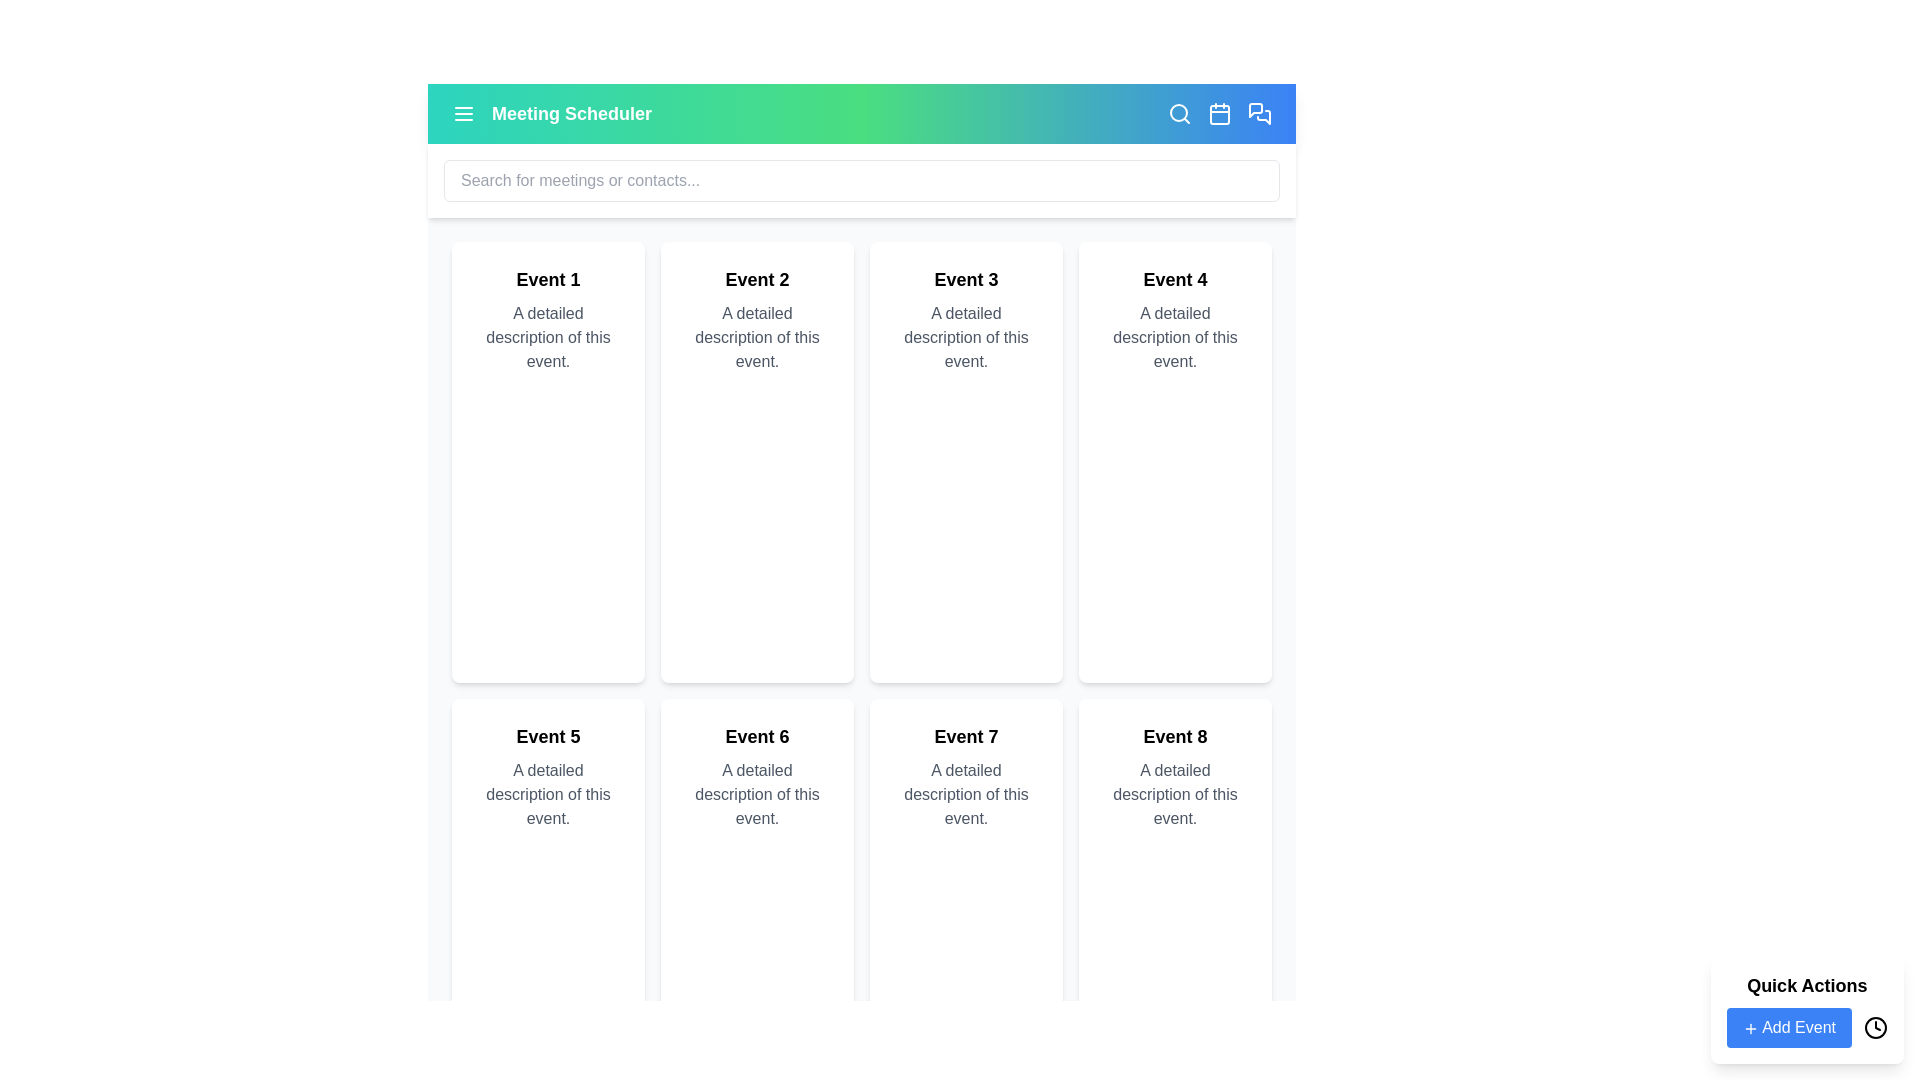 The height and width of the screenshot is (1080, 1920). I want to click on the hamburger menu icon, which is represented by three horizontal lines on a teal background, located on the left side of the header bar before the text 'Meeting Scheduler', so click(463, 114).